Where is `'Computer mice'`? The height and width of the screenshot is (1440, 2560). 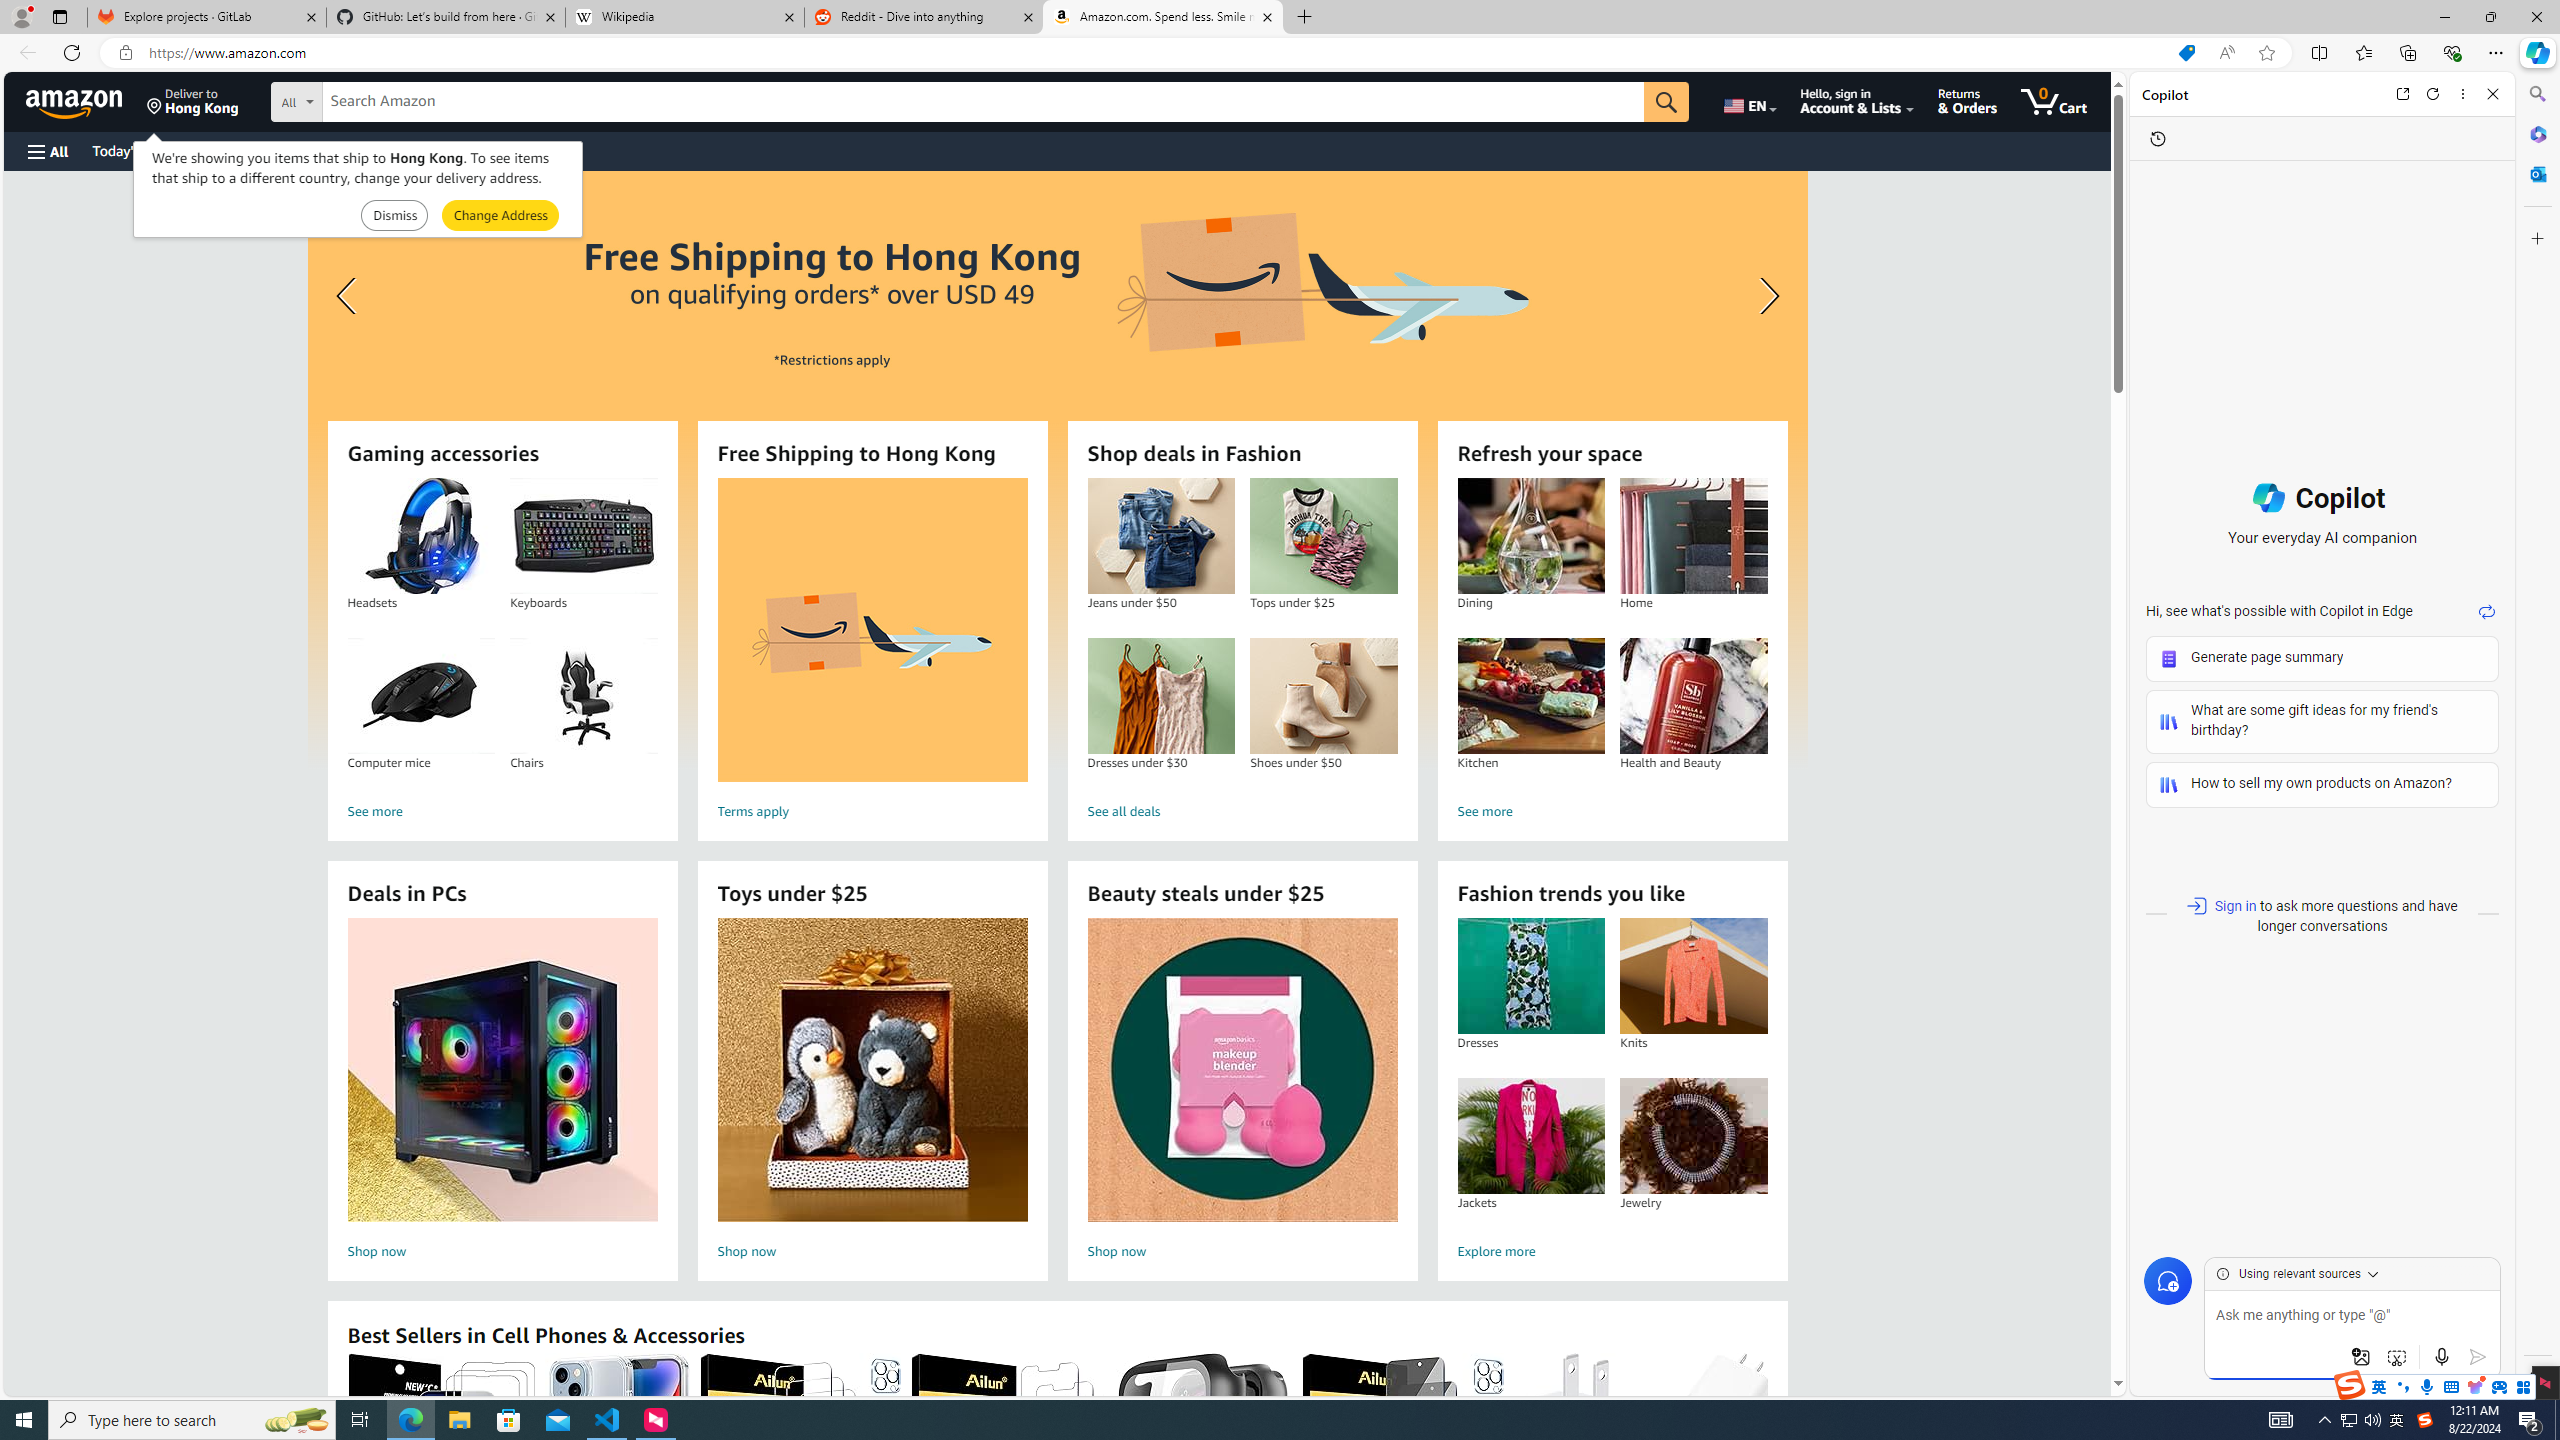 'Computer mice' is located at coordinates (420, 696).